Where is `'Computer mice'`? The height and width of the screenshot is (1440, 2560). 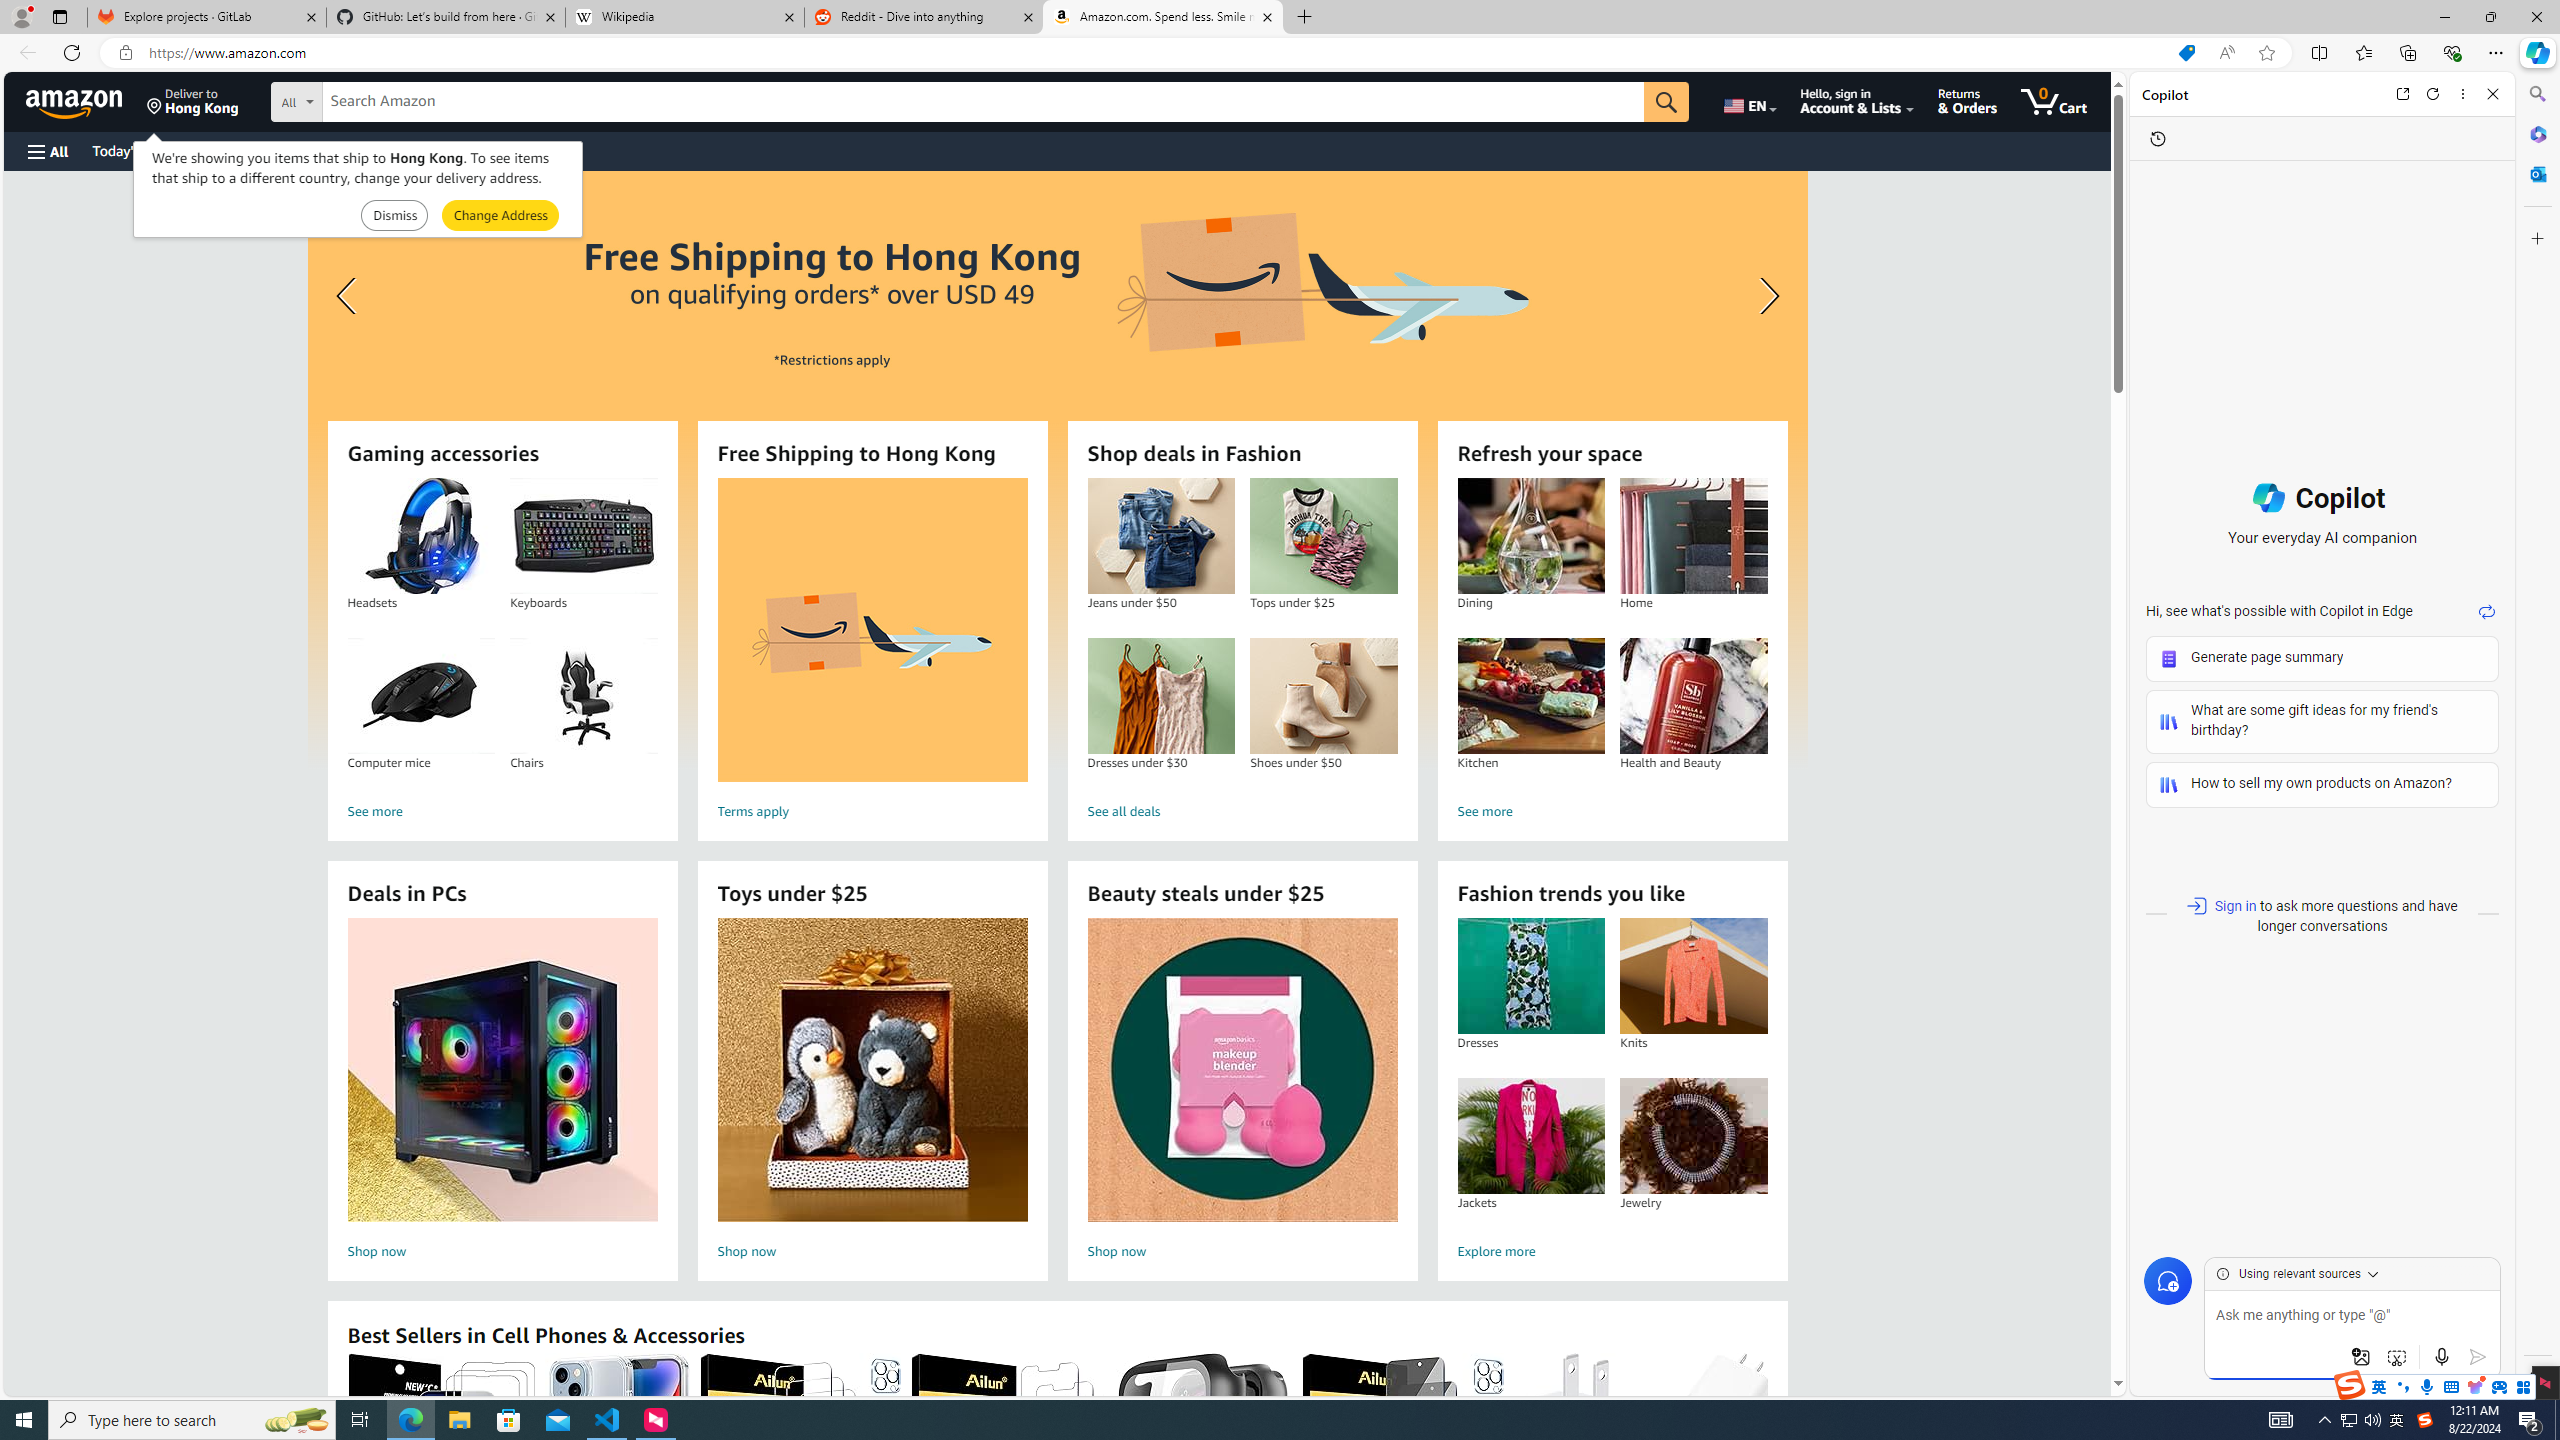 'Computer mice' is located at coordinates (420, 696).